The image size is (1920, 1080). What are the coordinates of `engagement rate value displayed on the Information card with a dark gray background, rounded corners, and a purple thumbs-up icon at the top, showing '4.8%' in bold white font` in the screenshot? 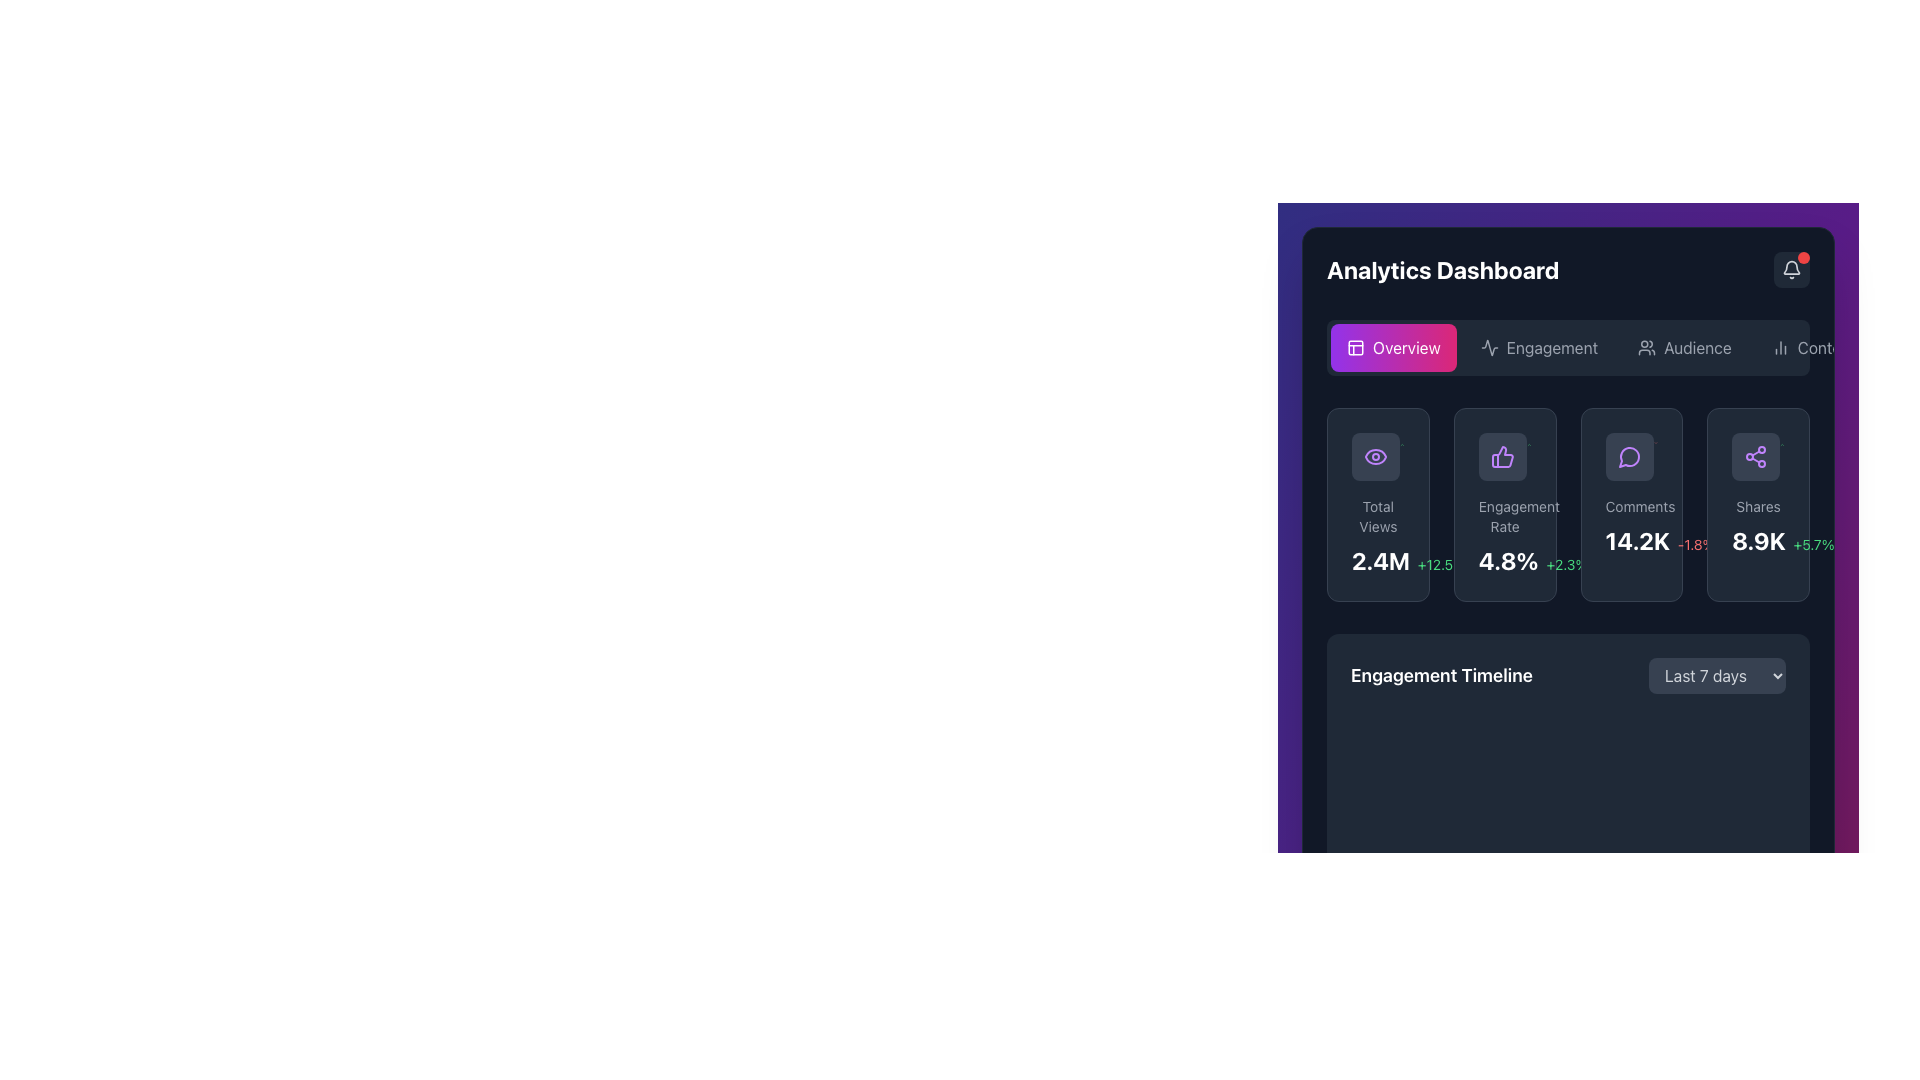 It's located at (1505, 504).